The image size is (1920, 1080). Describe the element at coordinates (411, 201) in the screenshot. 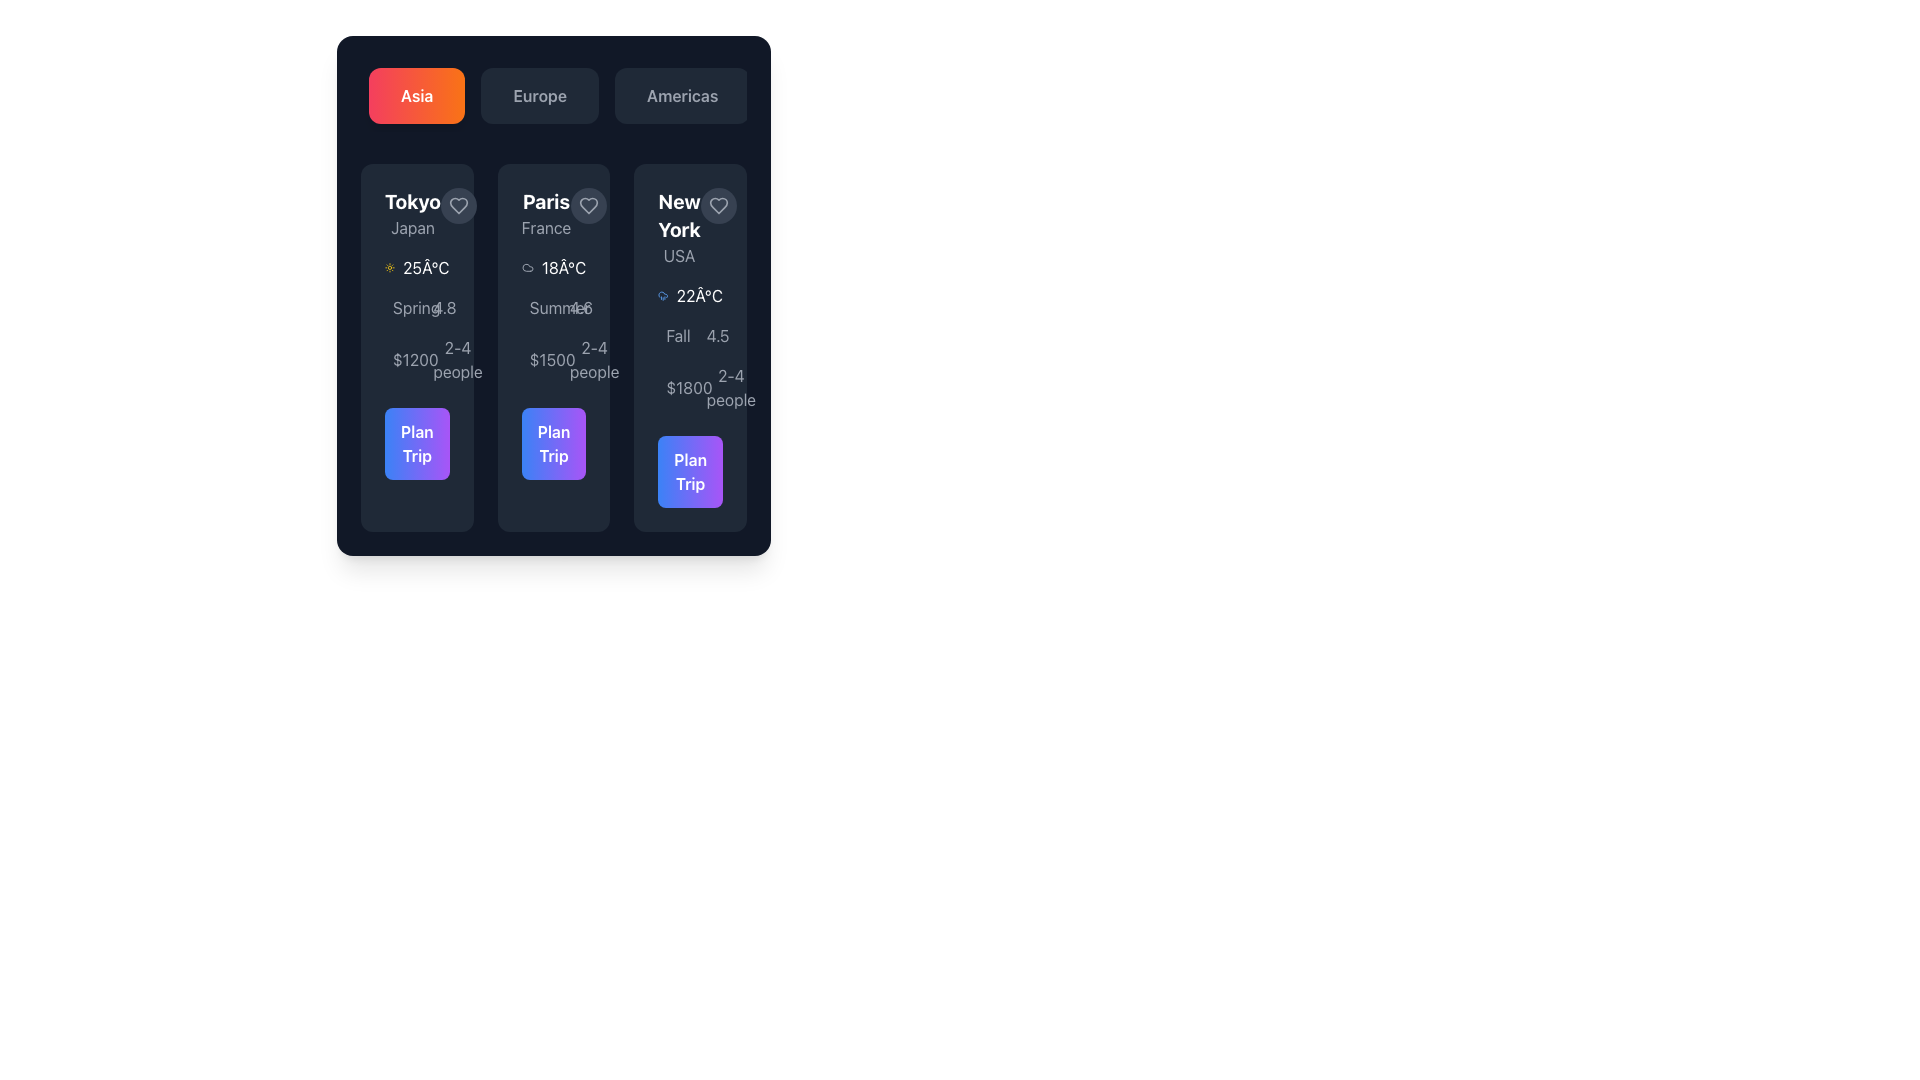

I see `the prominent bold white text label displaying 'Tokyo' located in the top-left corner of the first column, above the lighter colored text 'Japan'` at that location.